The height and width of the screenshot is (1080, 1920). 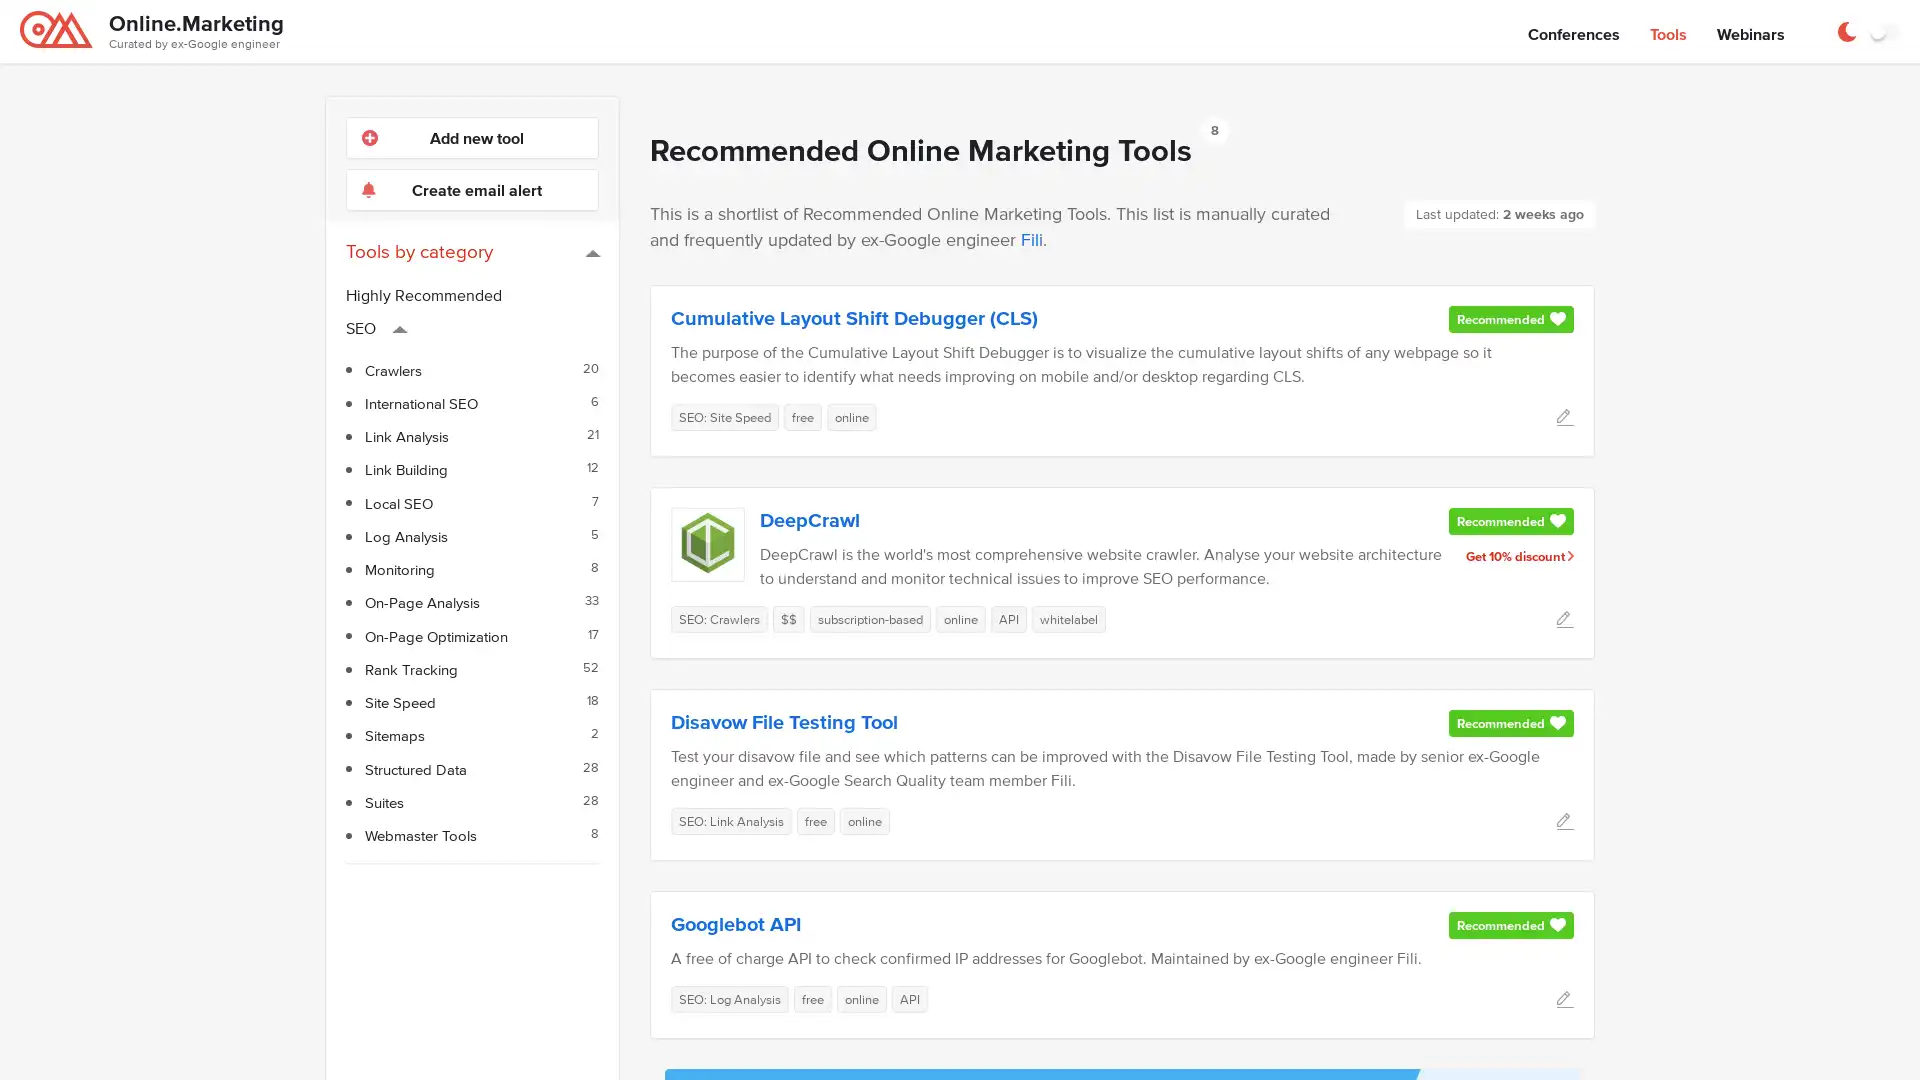 What do you see at coordinates (862, 998) in the screenshot?
I see `online` at bounding box center [862, 998].